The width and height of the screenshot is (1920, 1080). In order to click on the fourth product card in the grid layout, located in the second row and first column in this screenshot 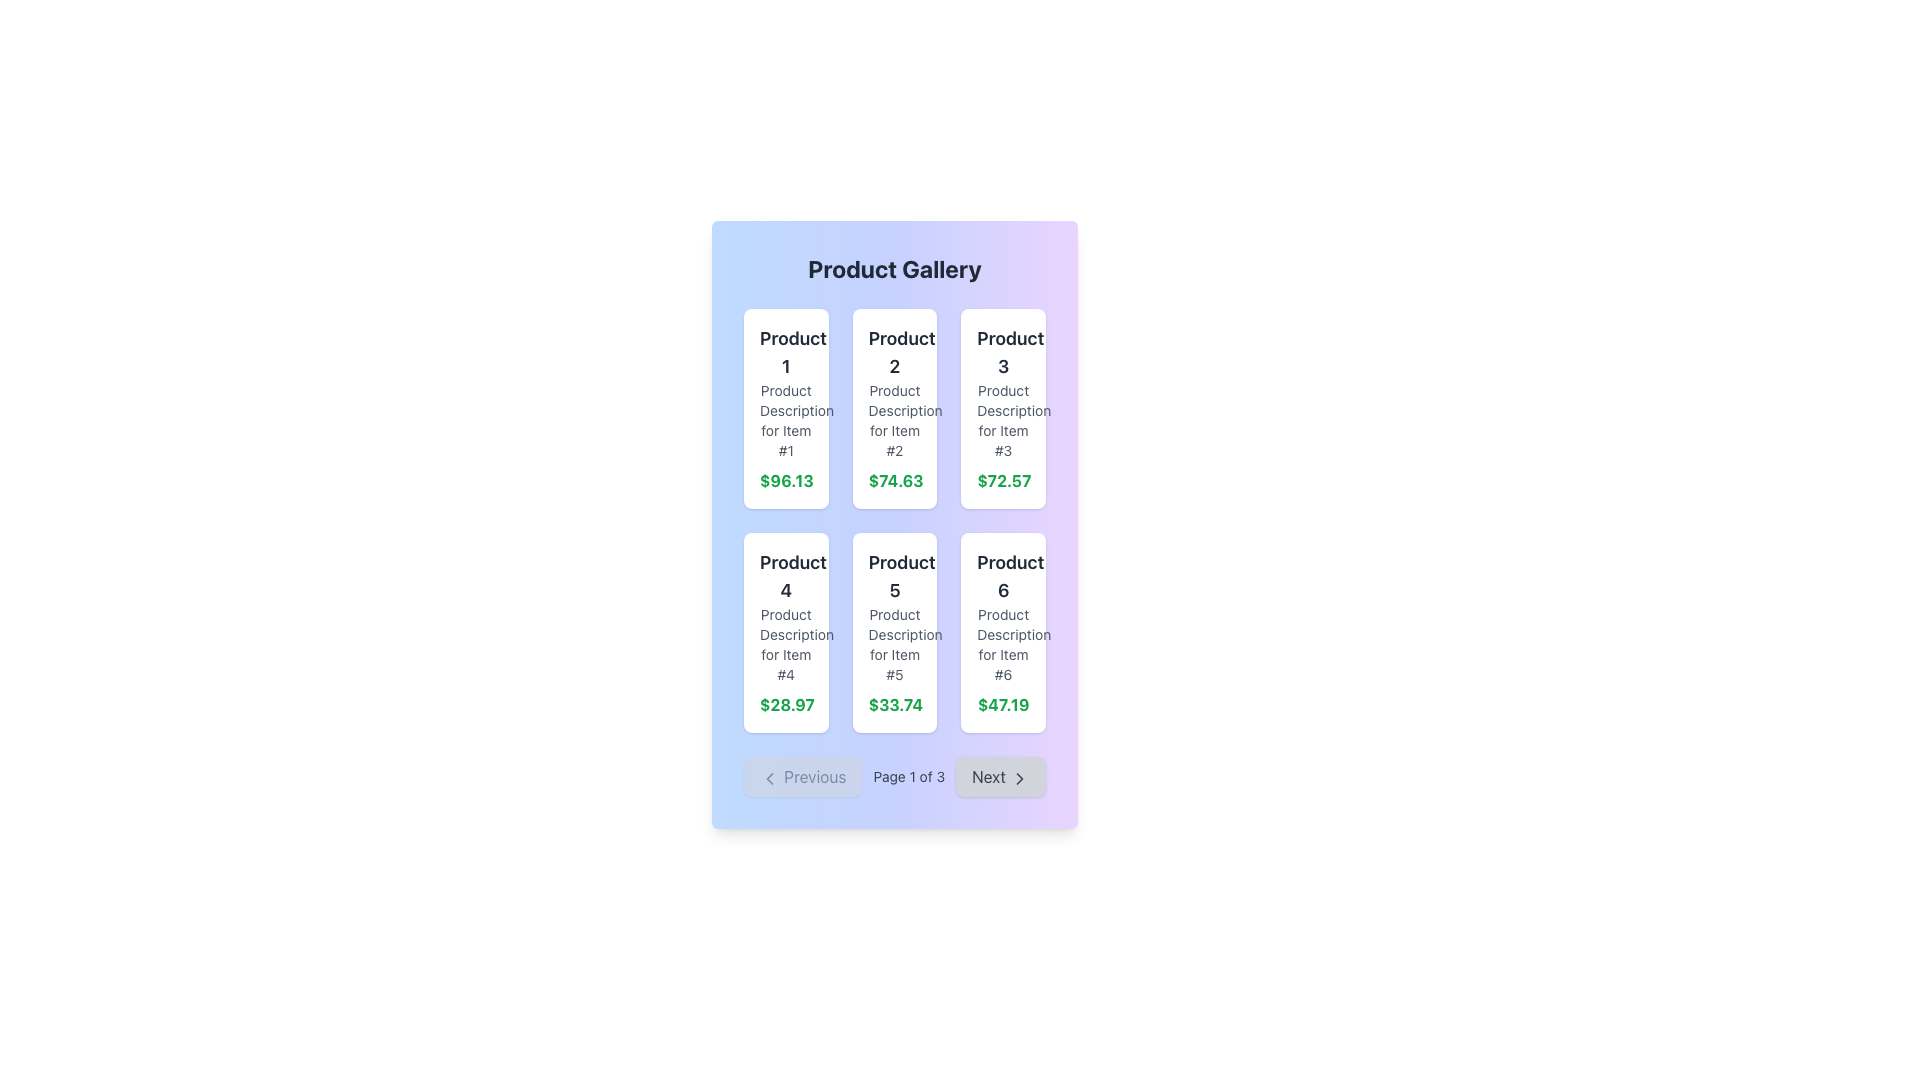, I will do `click(785, 632)`.